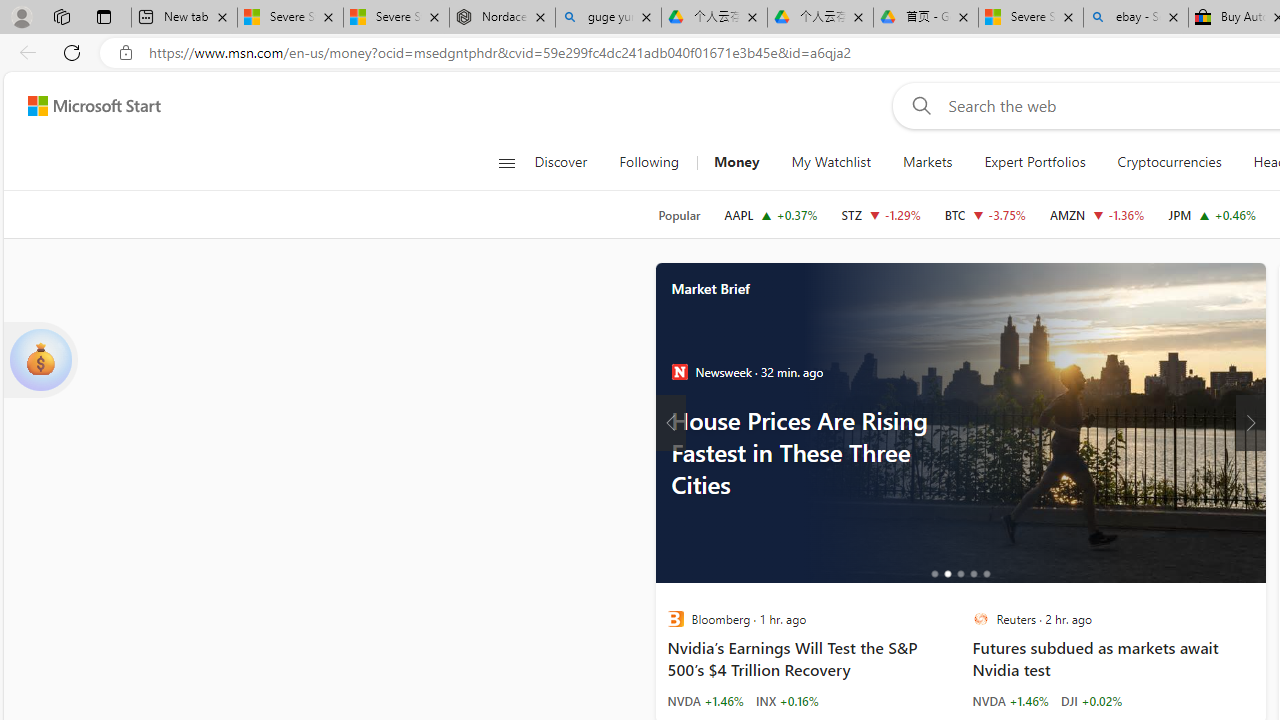 Image resolution: width=1280 pixels, height=720 pixels. What do you see at coordinates (1034, 162) in the screenshot?
I see `'Expert Portfolios'` at bounding box center [1034, 162].